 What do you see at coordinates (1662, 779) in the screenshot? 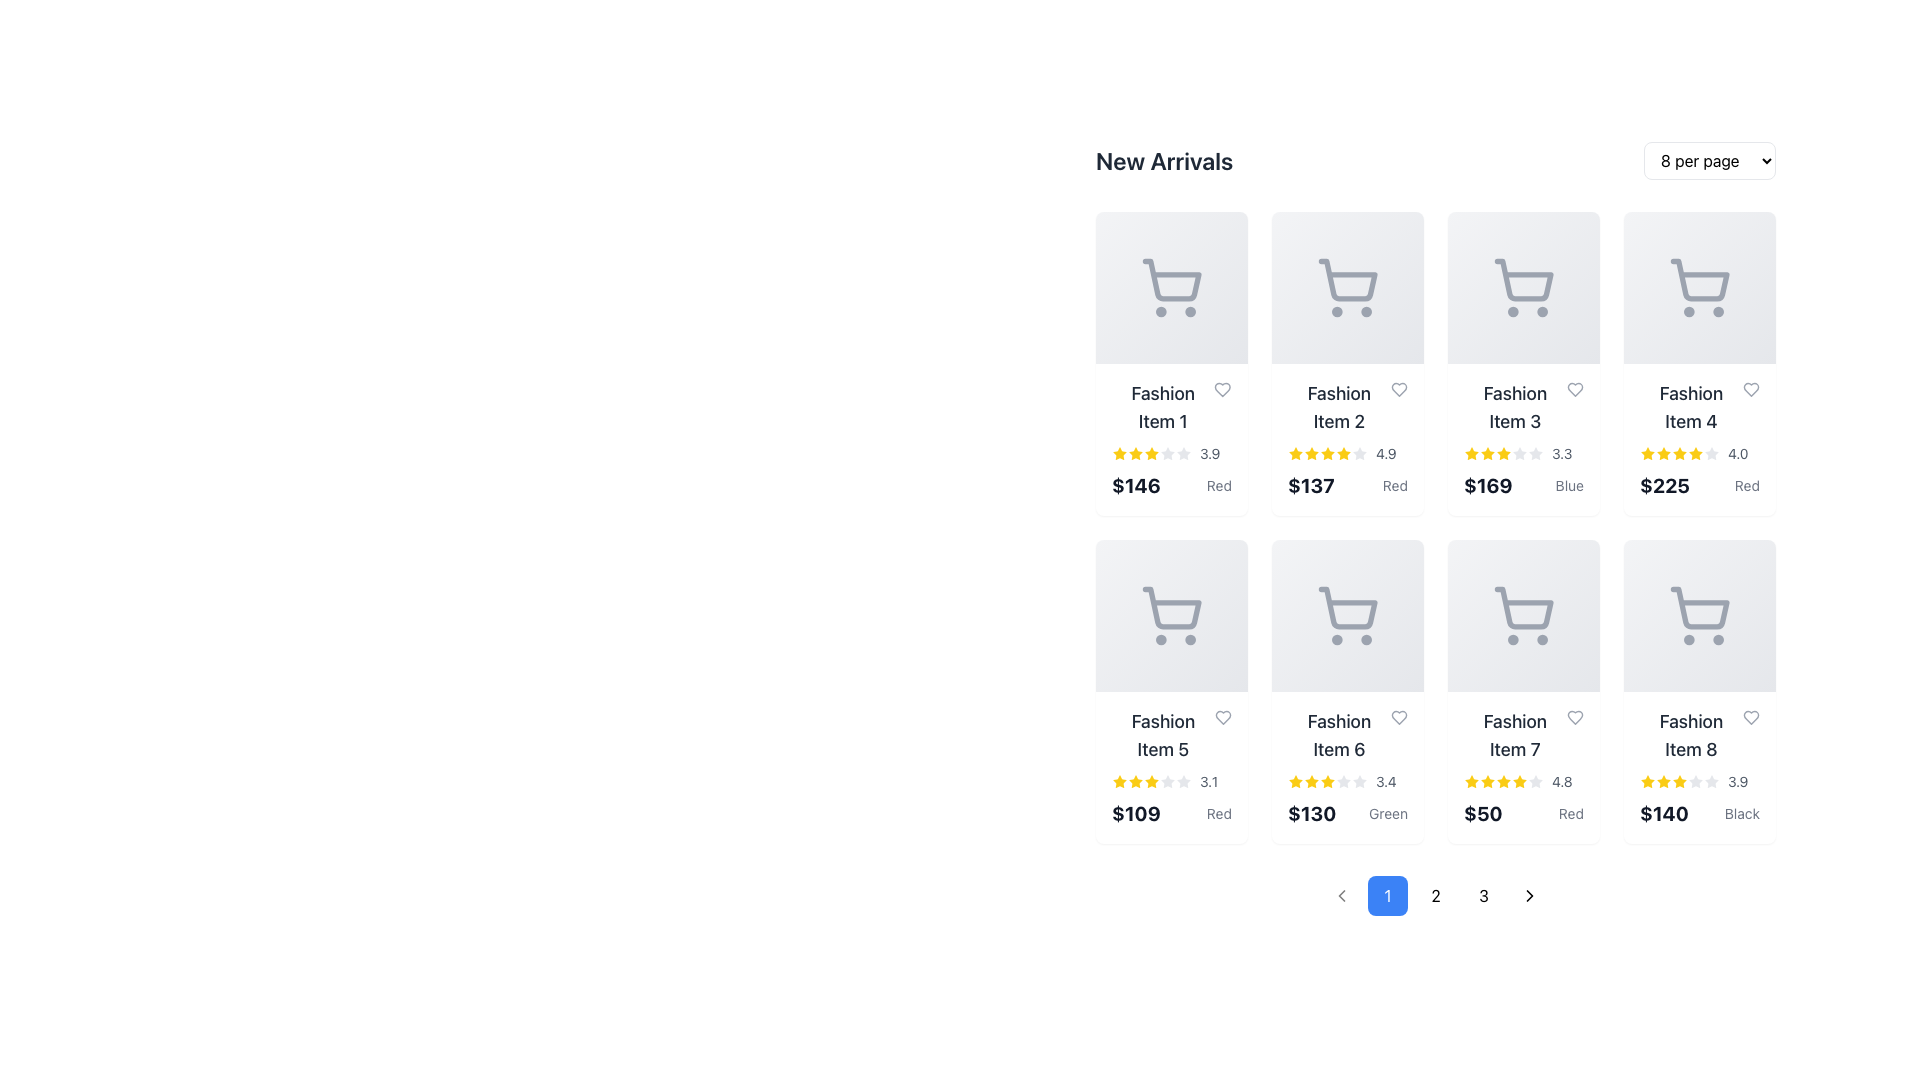
I see `the third star in the rating row for 'Fashion Item 8' to change the rating` at bounding box center [1662, 779].